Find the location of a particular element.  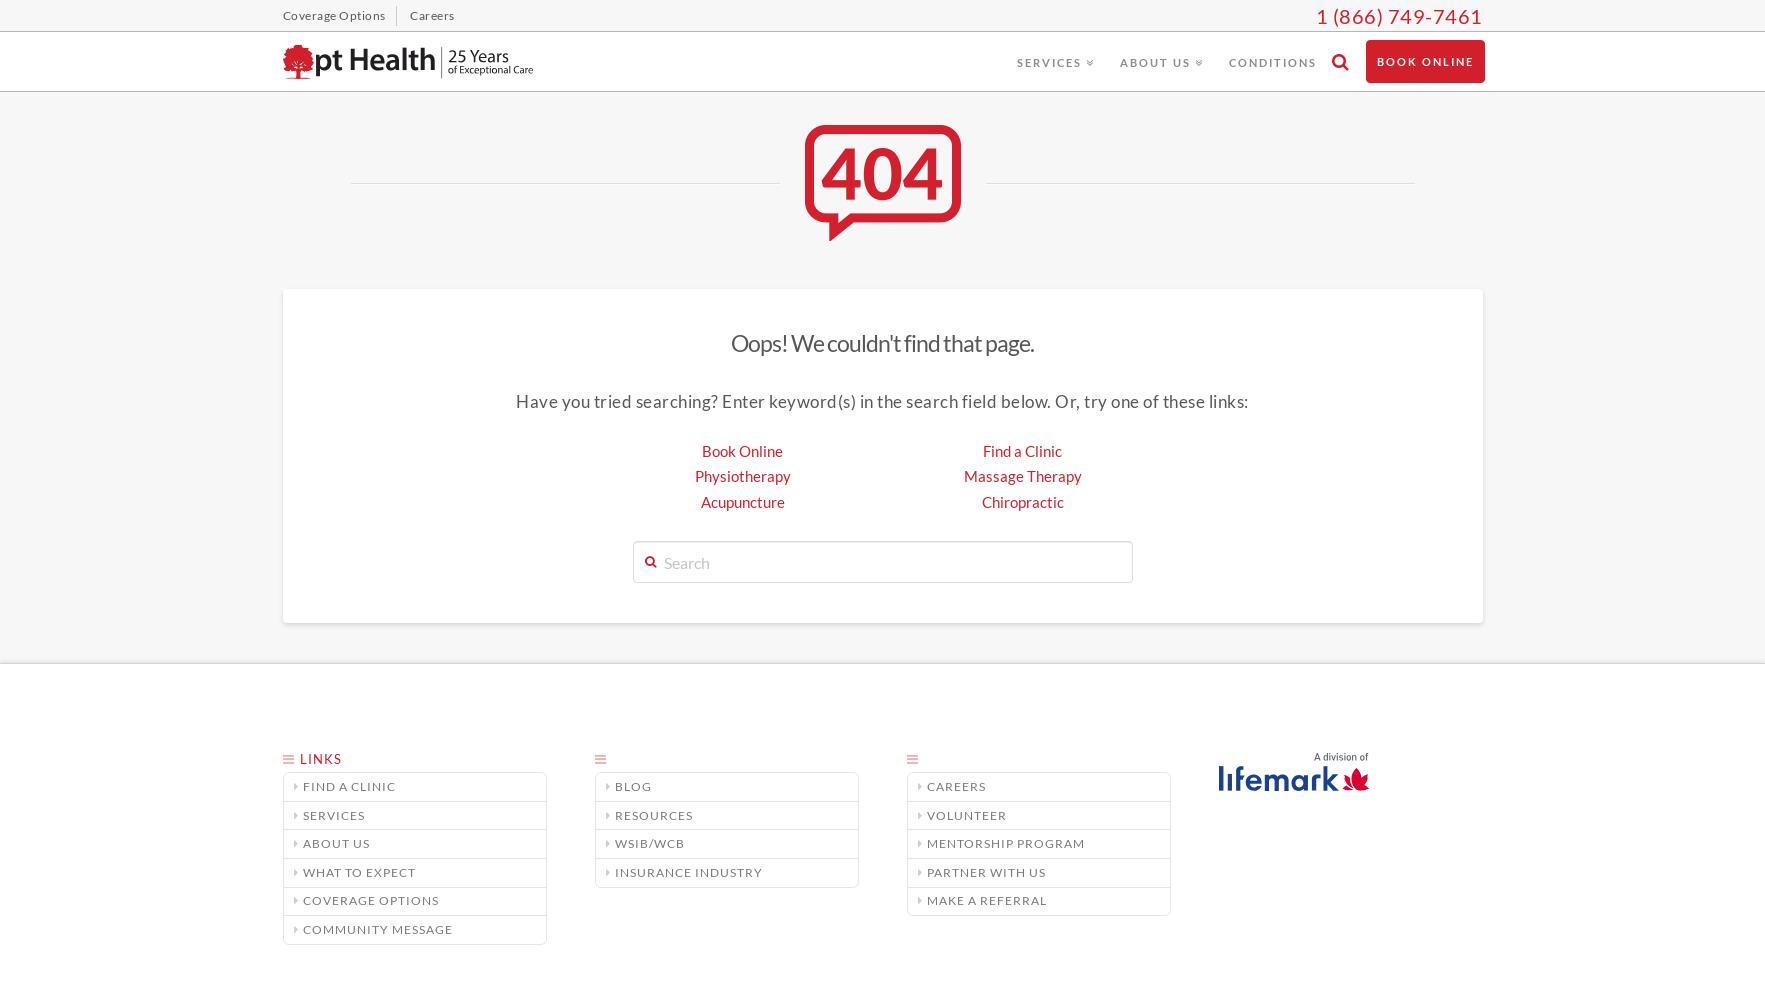

'Book Online' is located at coordinates (741, 449).